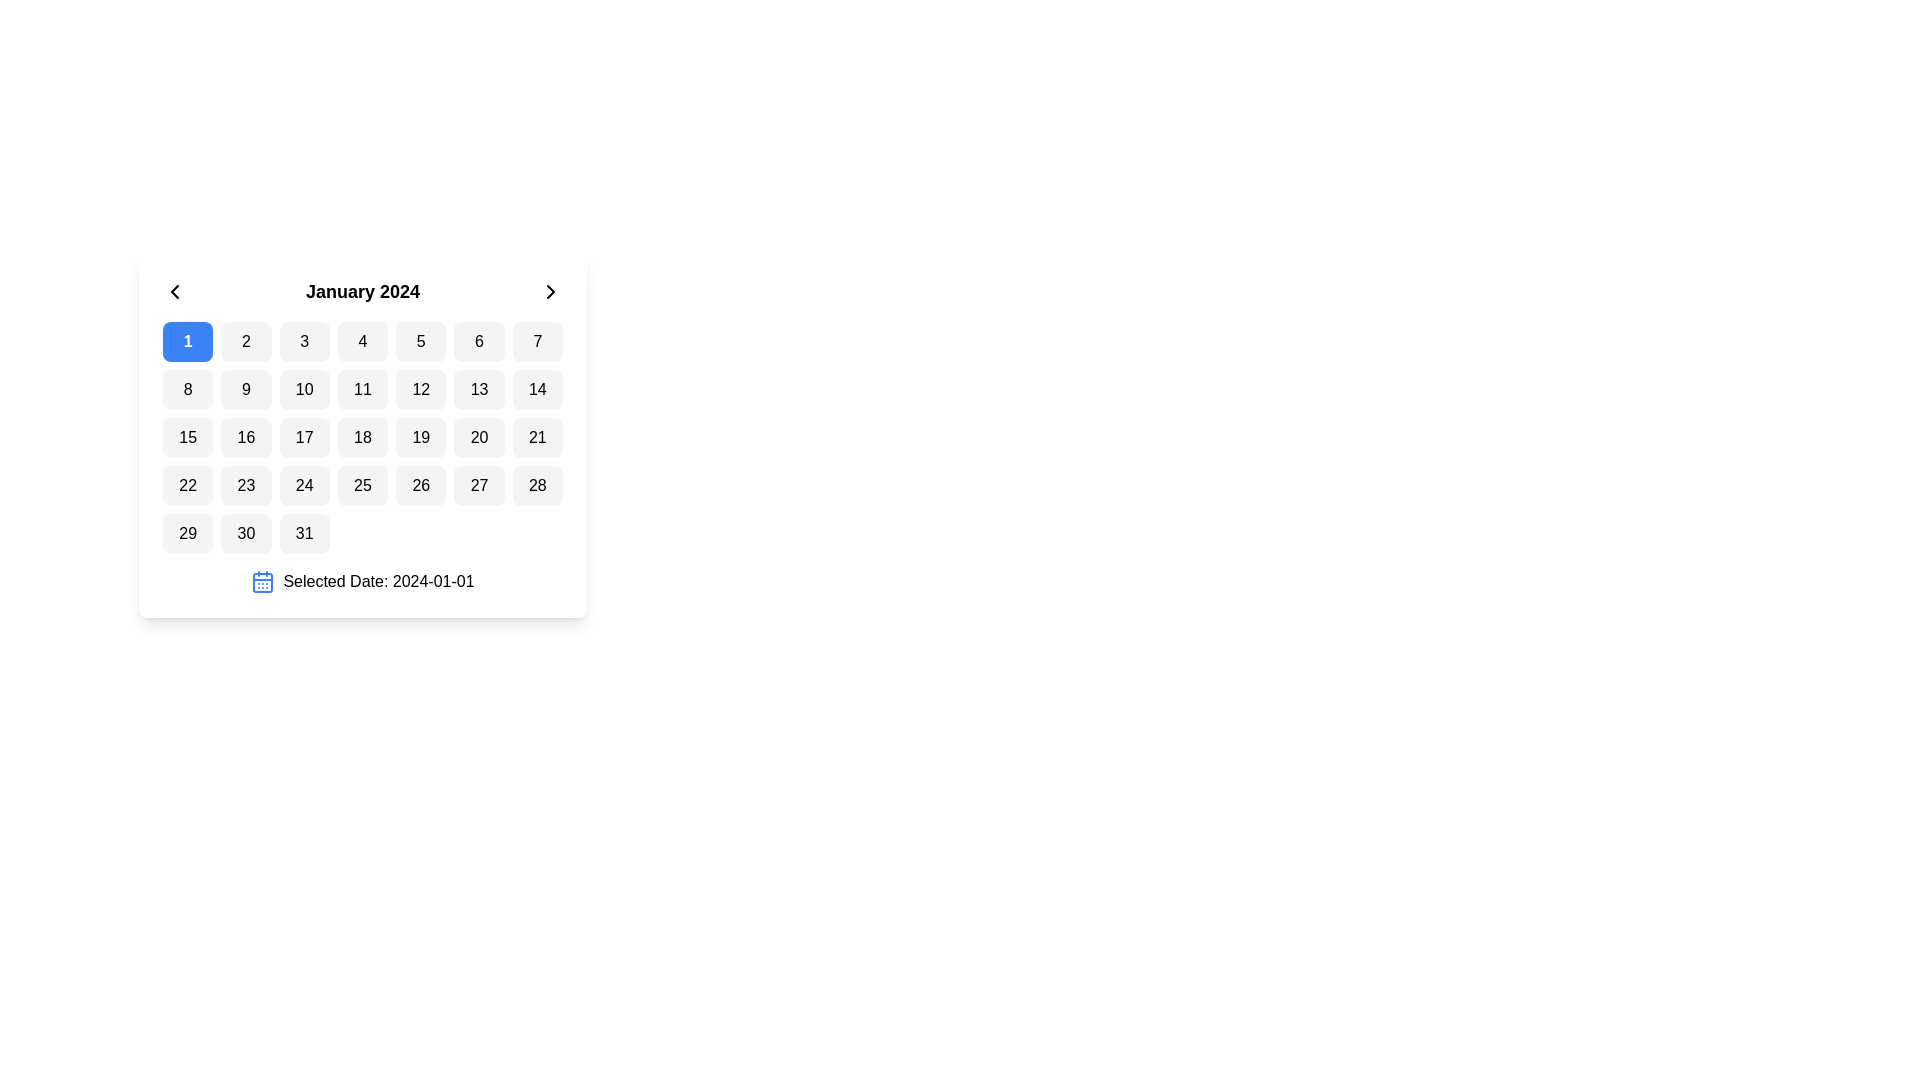  Describe the element at coordinates (420, 389) in the screenshot. I see `the calendar button representing the 12th day` at that location.